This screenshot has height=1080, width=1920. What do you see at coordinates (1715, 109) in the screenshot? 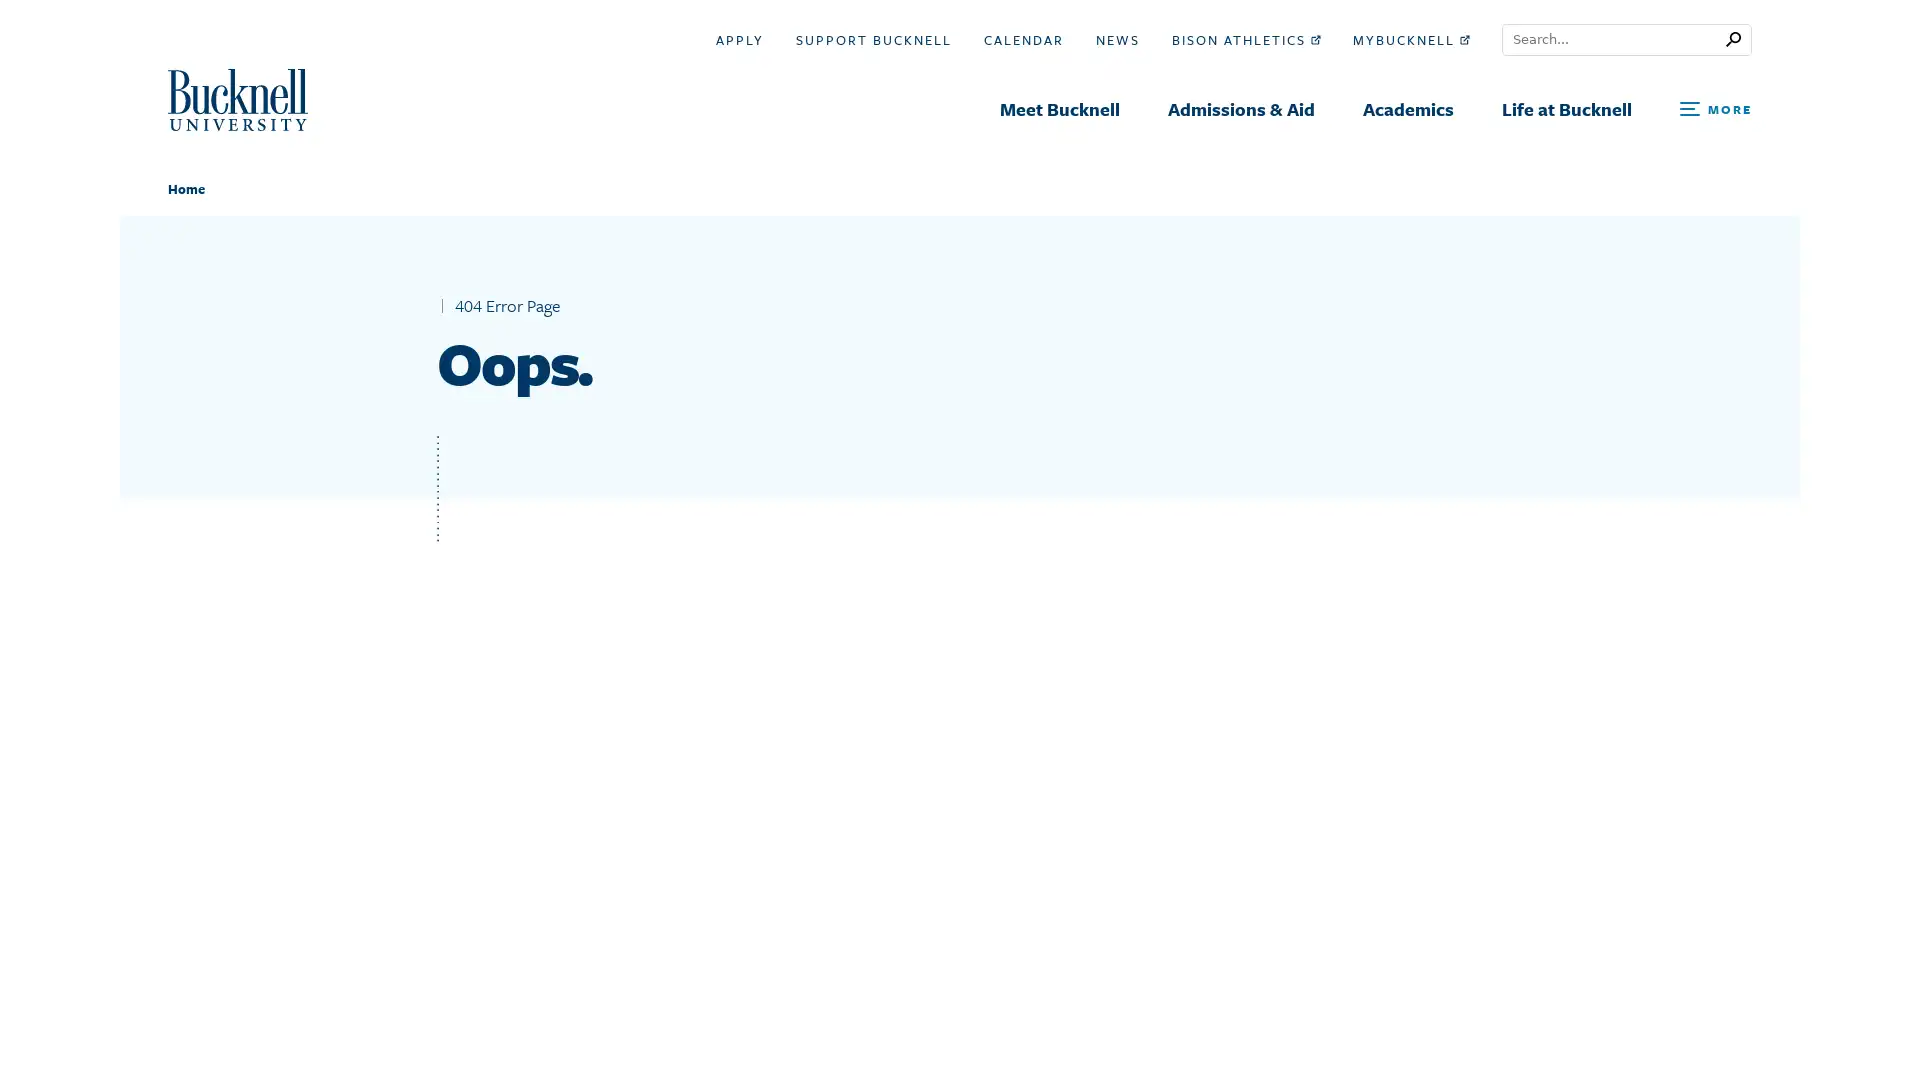
I see `Open Search and Additional Links` at bounding box center [1715, 109].